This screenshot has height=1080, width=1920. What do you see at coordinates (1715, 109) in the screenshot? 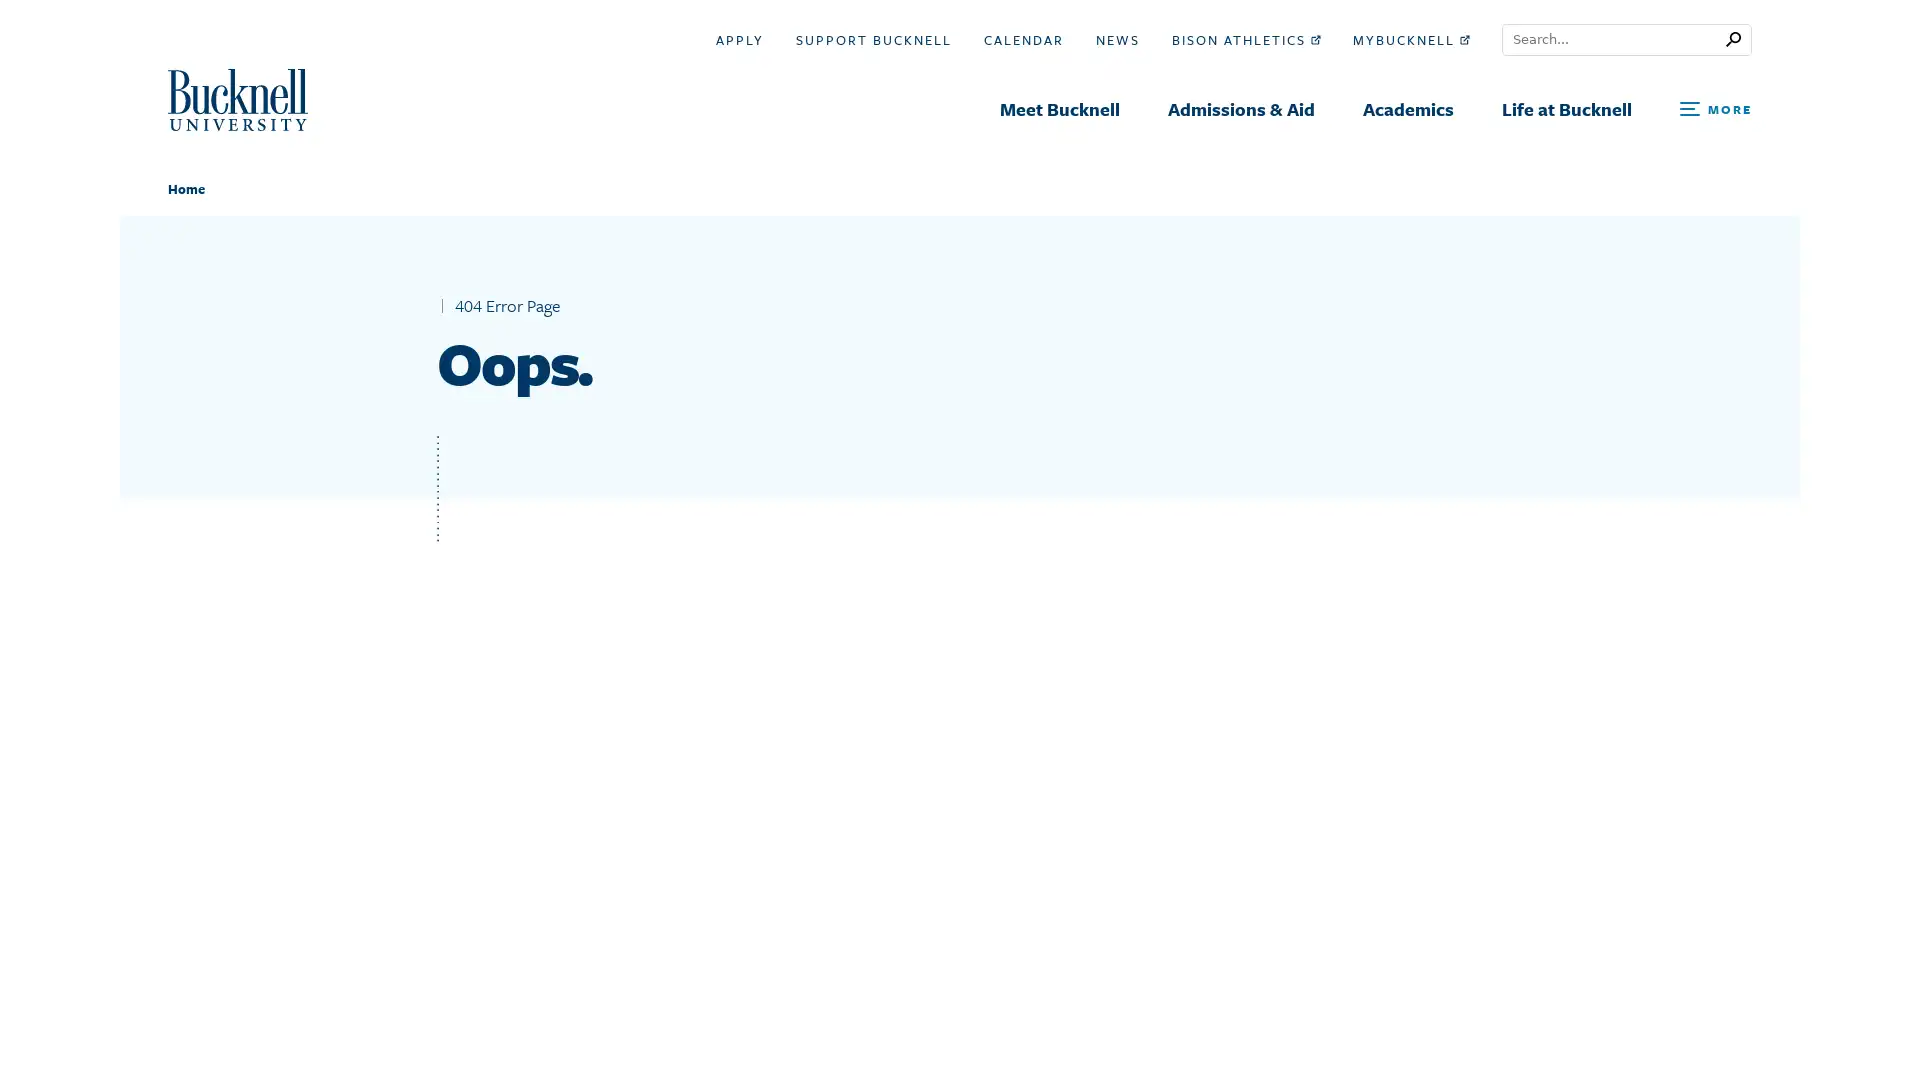
I see `Open Search and Additional Links` at bounding box center [1715, 109].